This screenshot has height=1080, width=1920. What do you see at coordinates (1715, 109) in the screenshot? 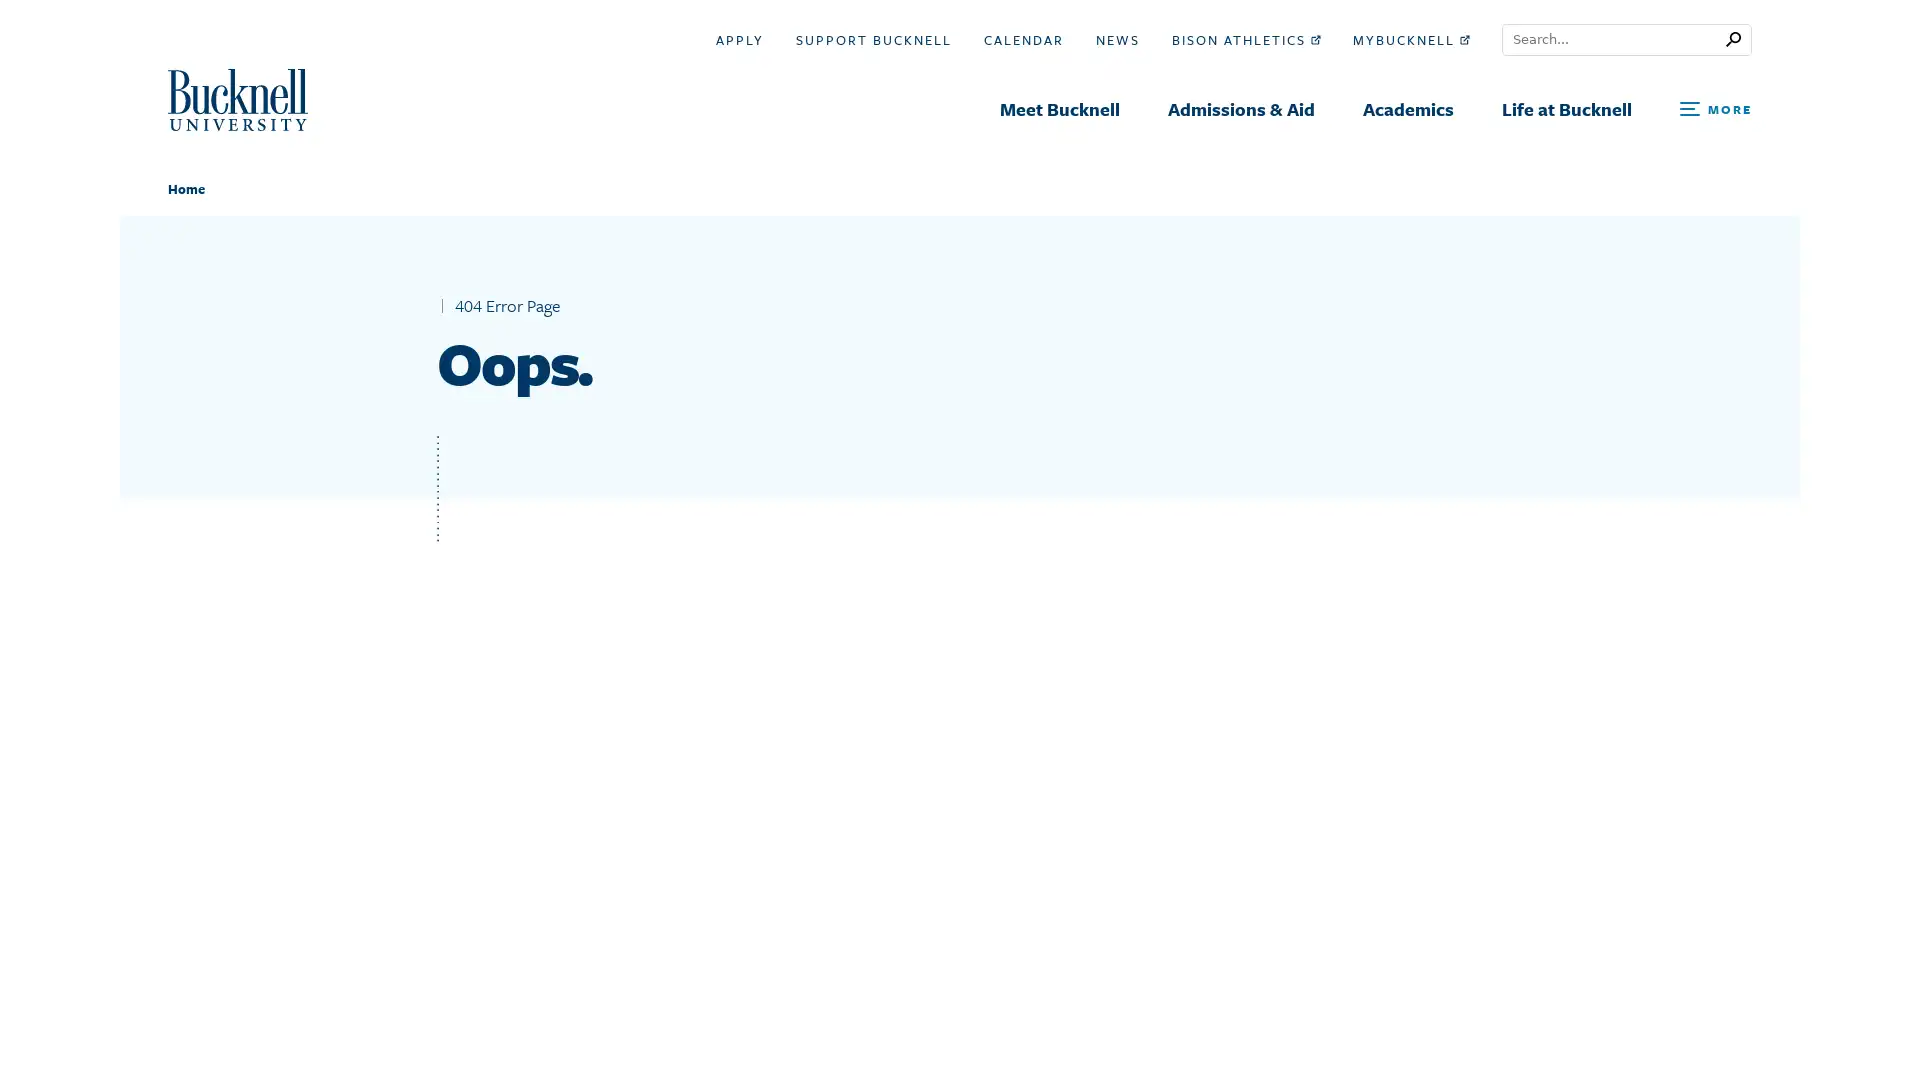
I see `Open Search and Additional Links` at bounding box center [1715, 109].